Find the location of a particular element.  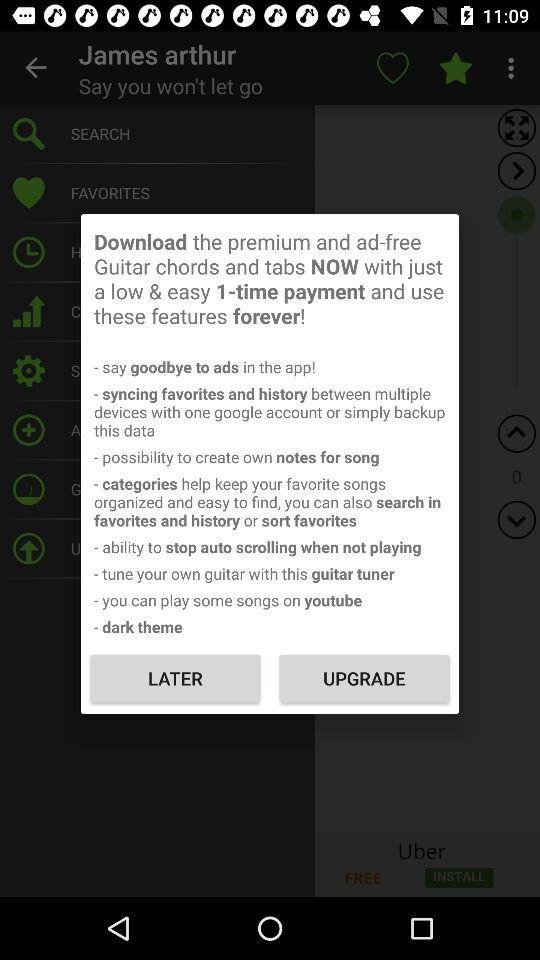

item next to upgrade item is located at coordinates (175, 678).